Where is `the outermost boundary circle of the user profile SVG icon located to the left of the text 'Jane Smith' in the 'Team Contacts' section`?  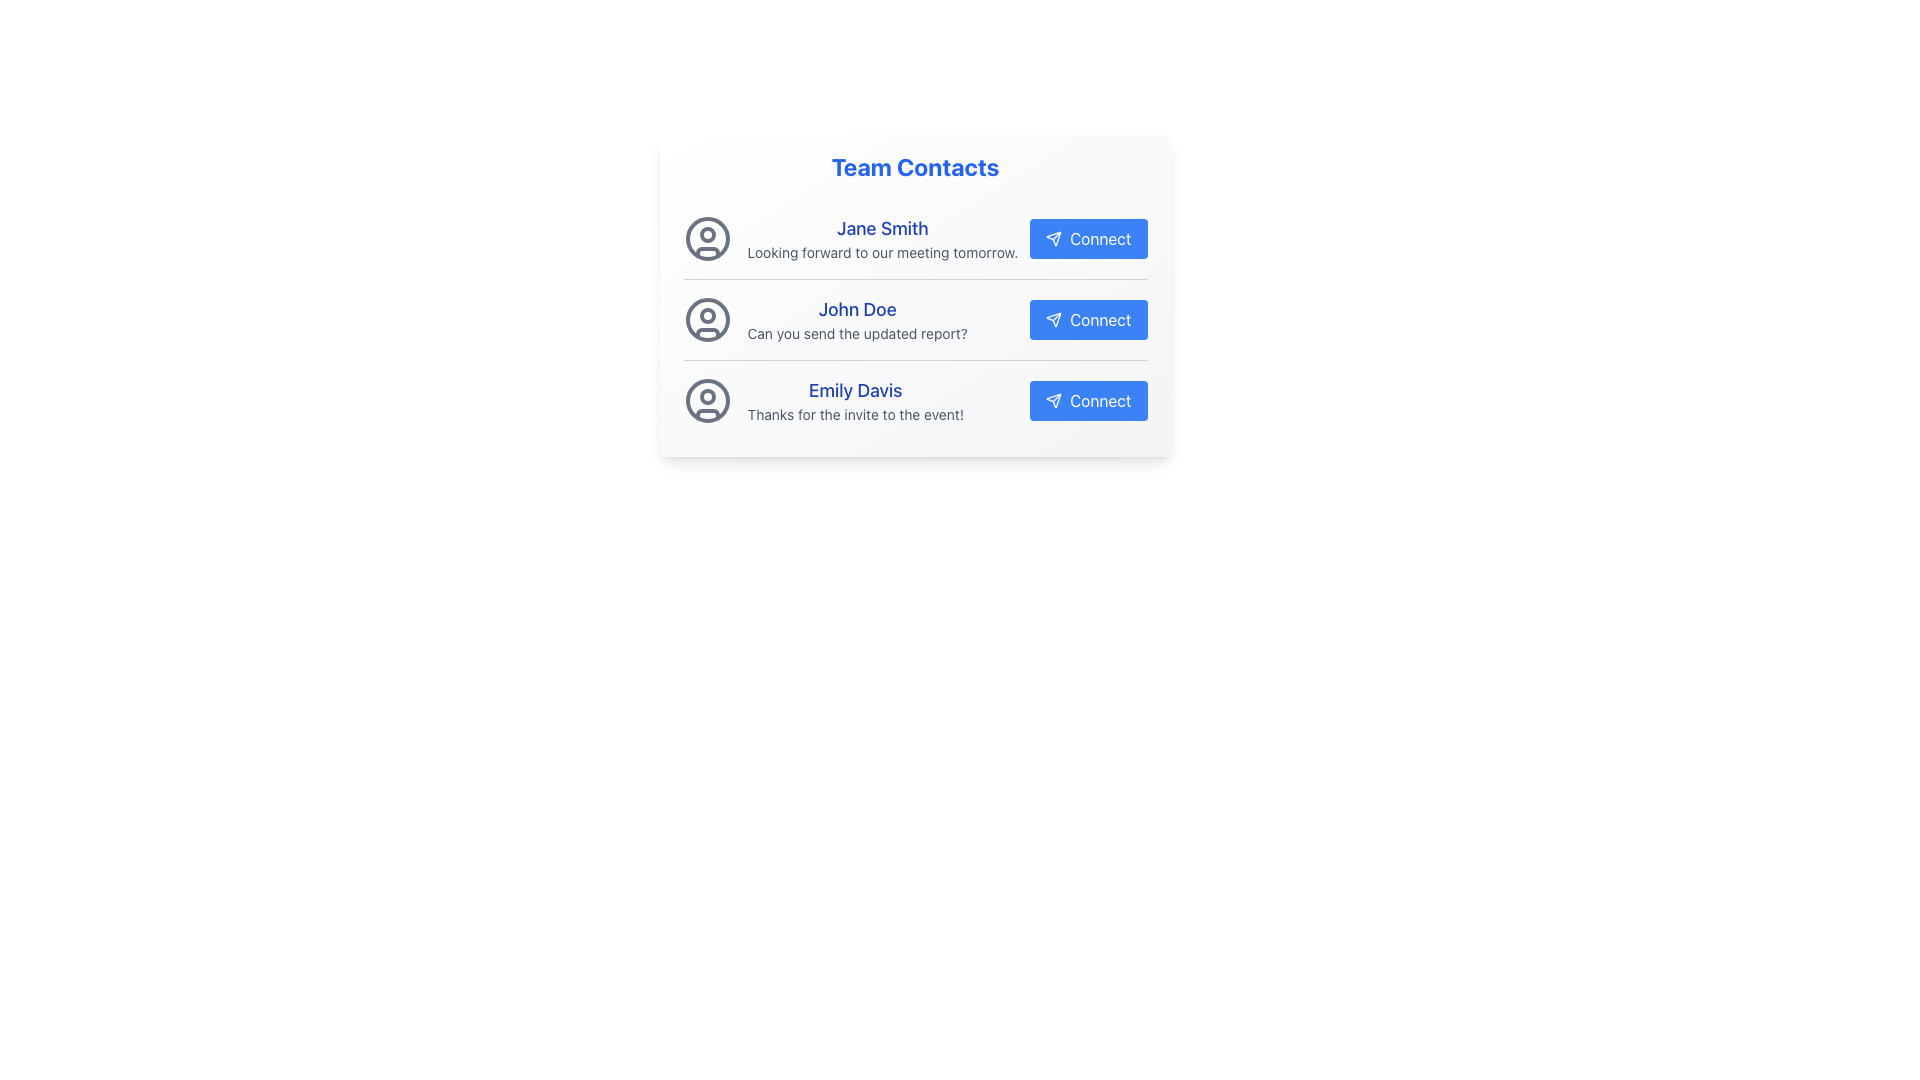 the outermost boundary circle of the user profile SVG icon located to the left of the text 'Jane Smith' in the 'Team Contacts' section is located at coordinates (707, 238).